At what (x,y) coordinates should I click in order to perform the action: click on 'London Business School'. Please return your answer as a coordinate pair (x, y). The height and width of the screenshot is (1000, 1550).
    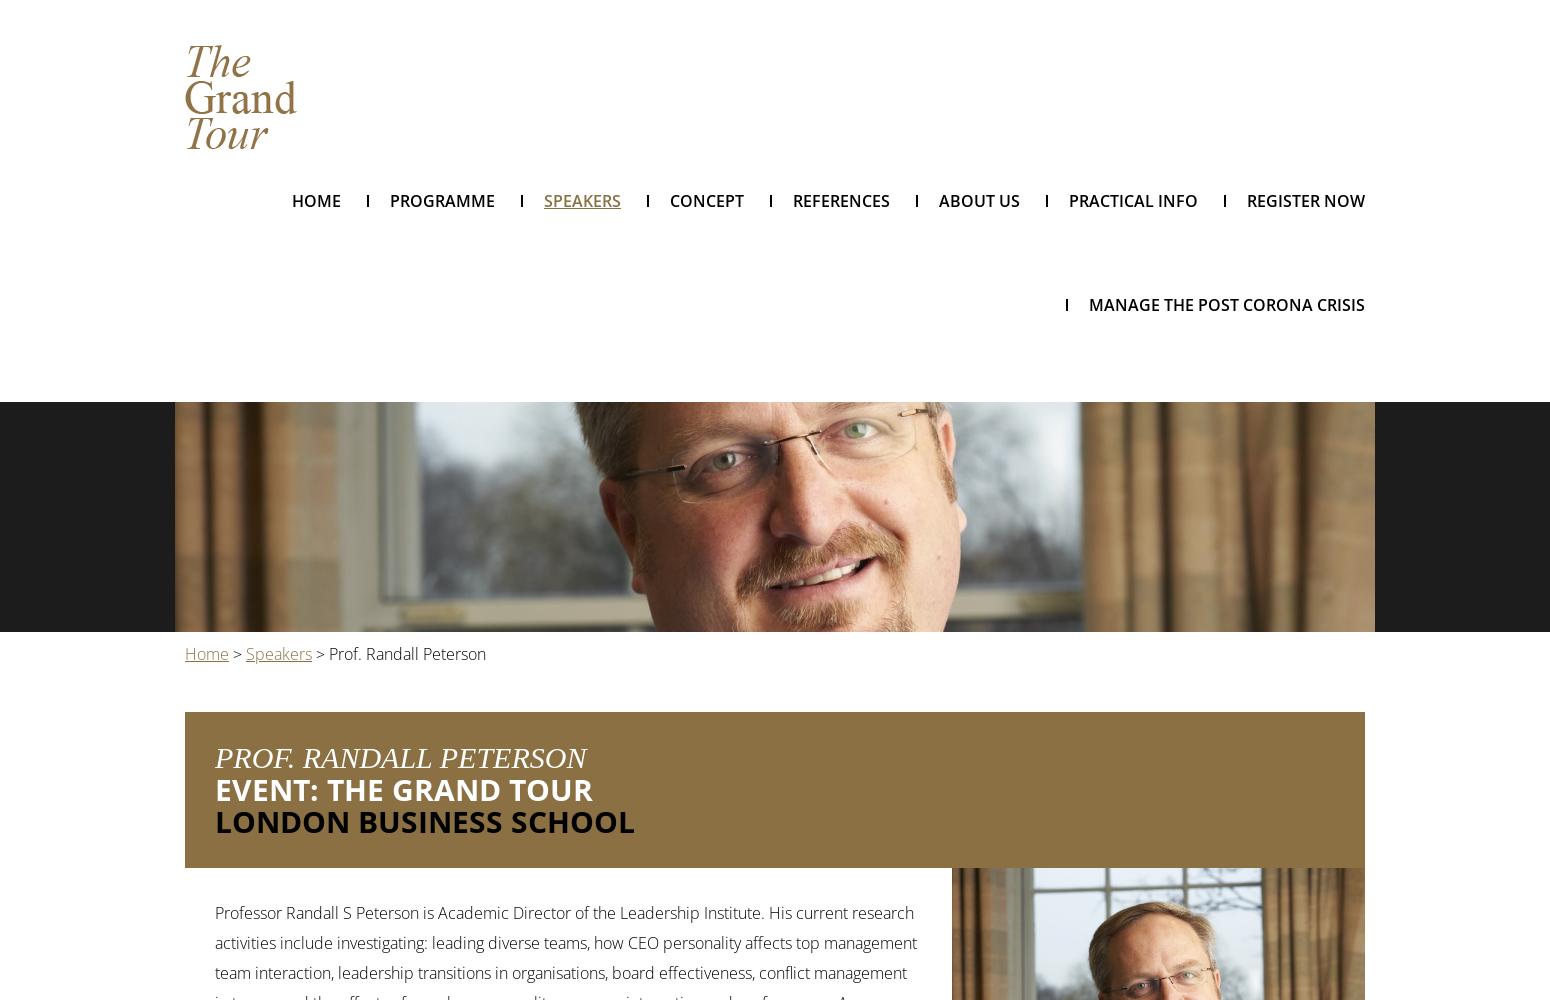
    Looking at the image, I should click on (425, 820).